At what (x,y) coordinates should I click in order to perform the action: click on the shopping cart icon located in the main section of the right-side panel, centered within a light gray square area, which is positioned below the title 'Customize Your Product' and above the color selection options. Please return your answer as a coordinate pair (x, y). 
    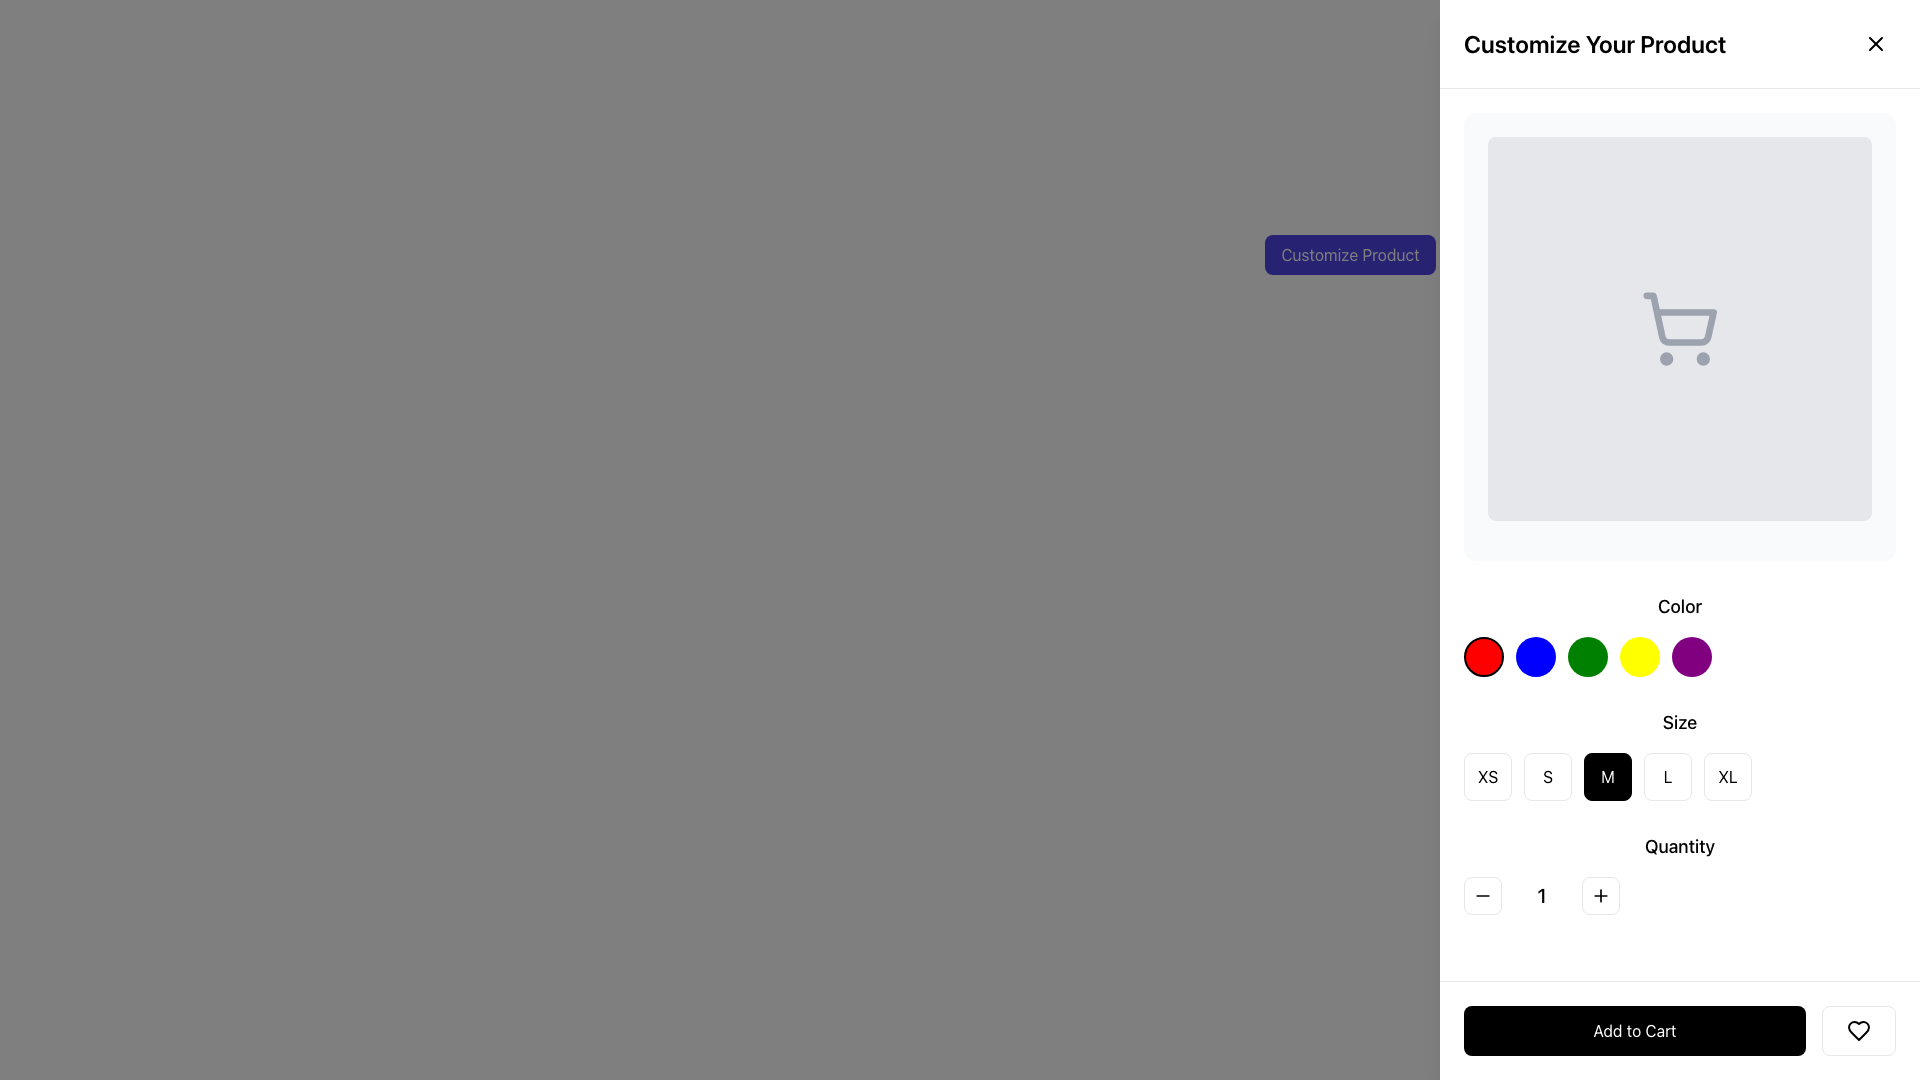
    Looking at the image, I should click on (1680, 327).